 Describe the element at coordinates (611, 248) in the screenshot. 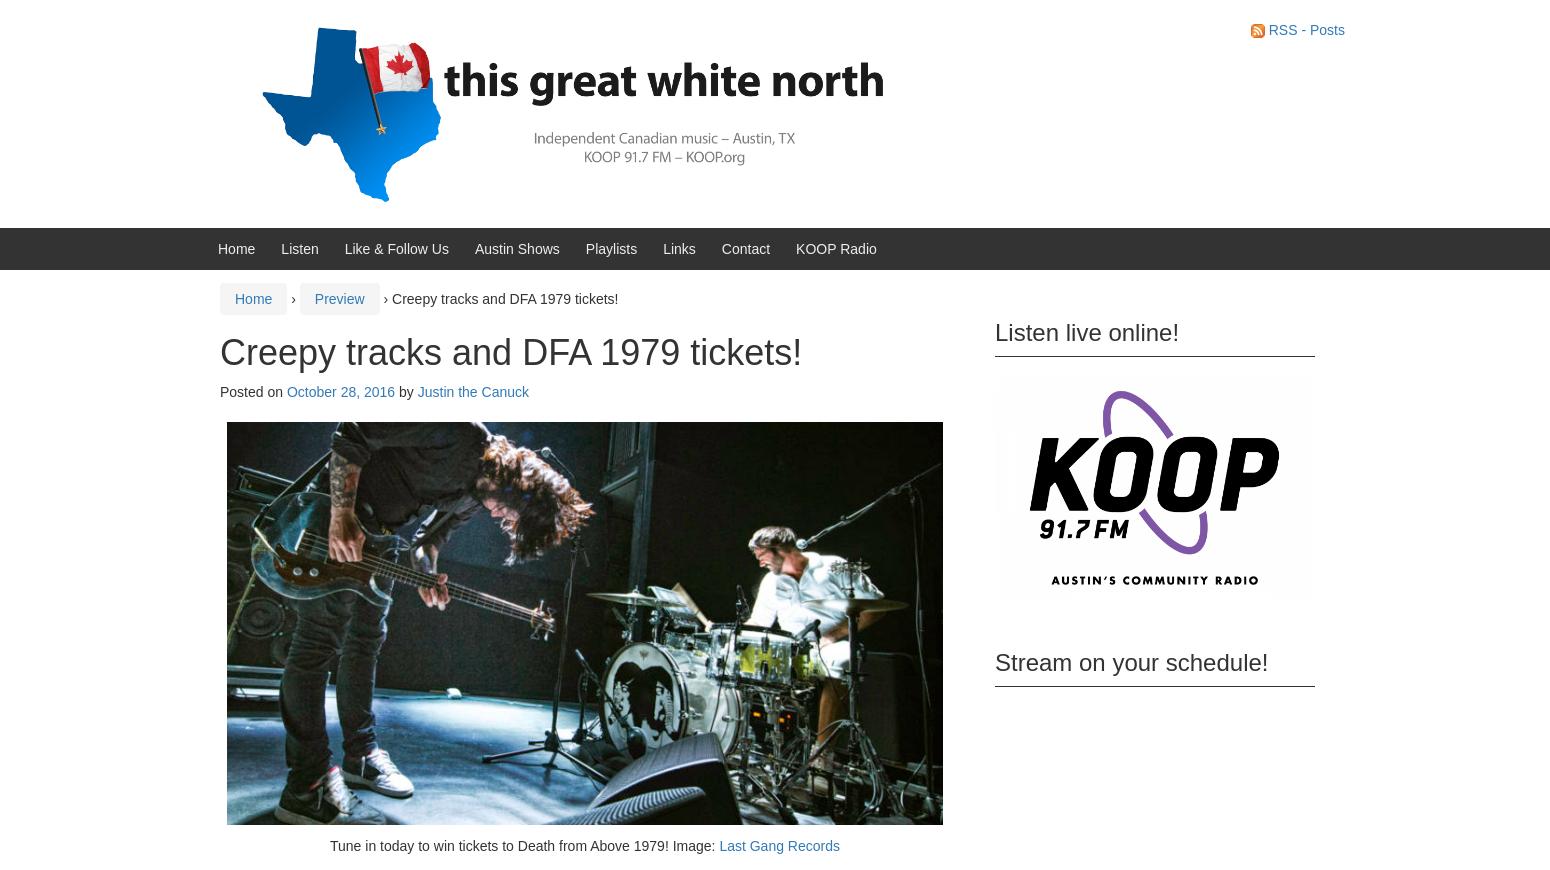

I see `'Playlists'` at that location.